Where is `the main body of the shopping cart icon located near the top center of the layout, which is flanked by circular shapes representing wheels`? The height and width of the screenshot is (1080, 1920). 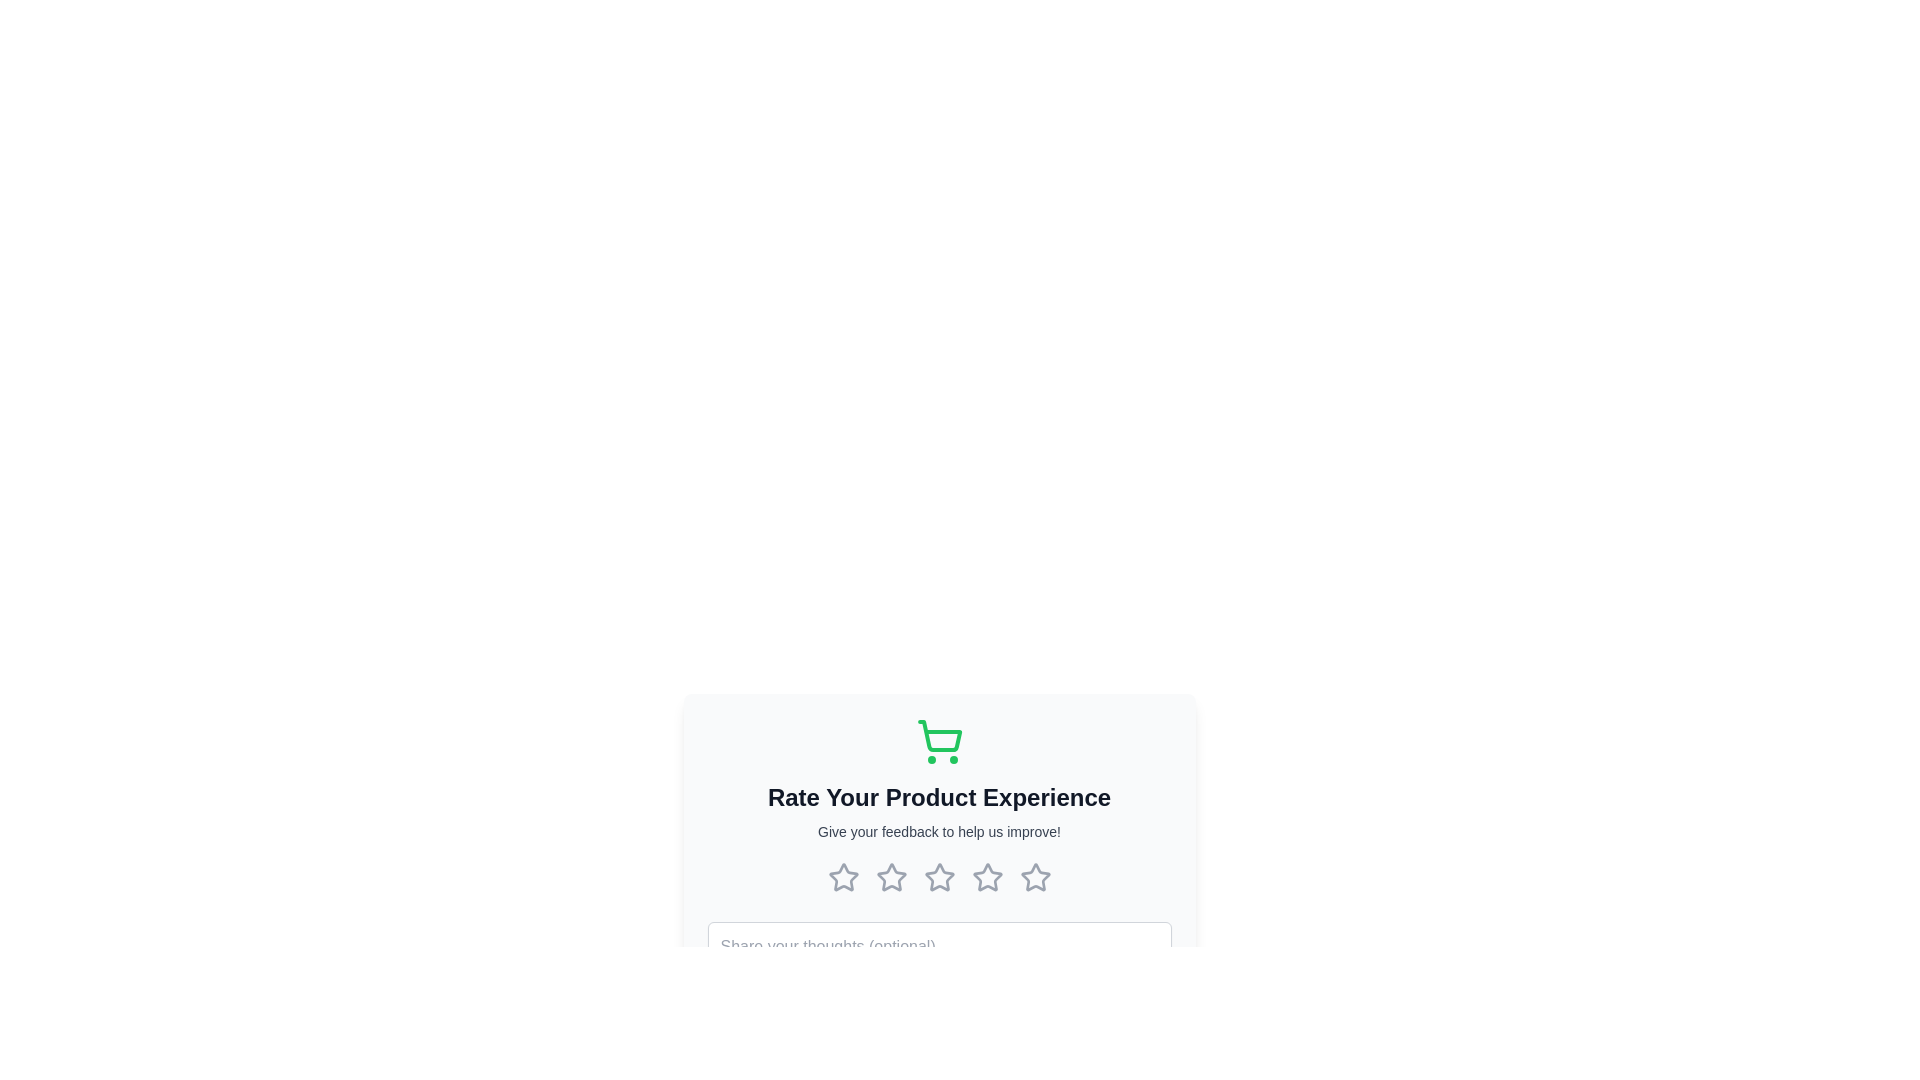
the main body of the shopping cart icon located near the top center of the layout, which is flanked by circular shapes representing wheels is located at coordinates (938, 736).